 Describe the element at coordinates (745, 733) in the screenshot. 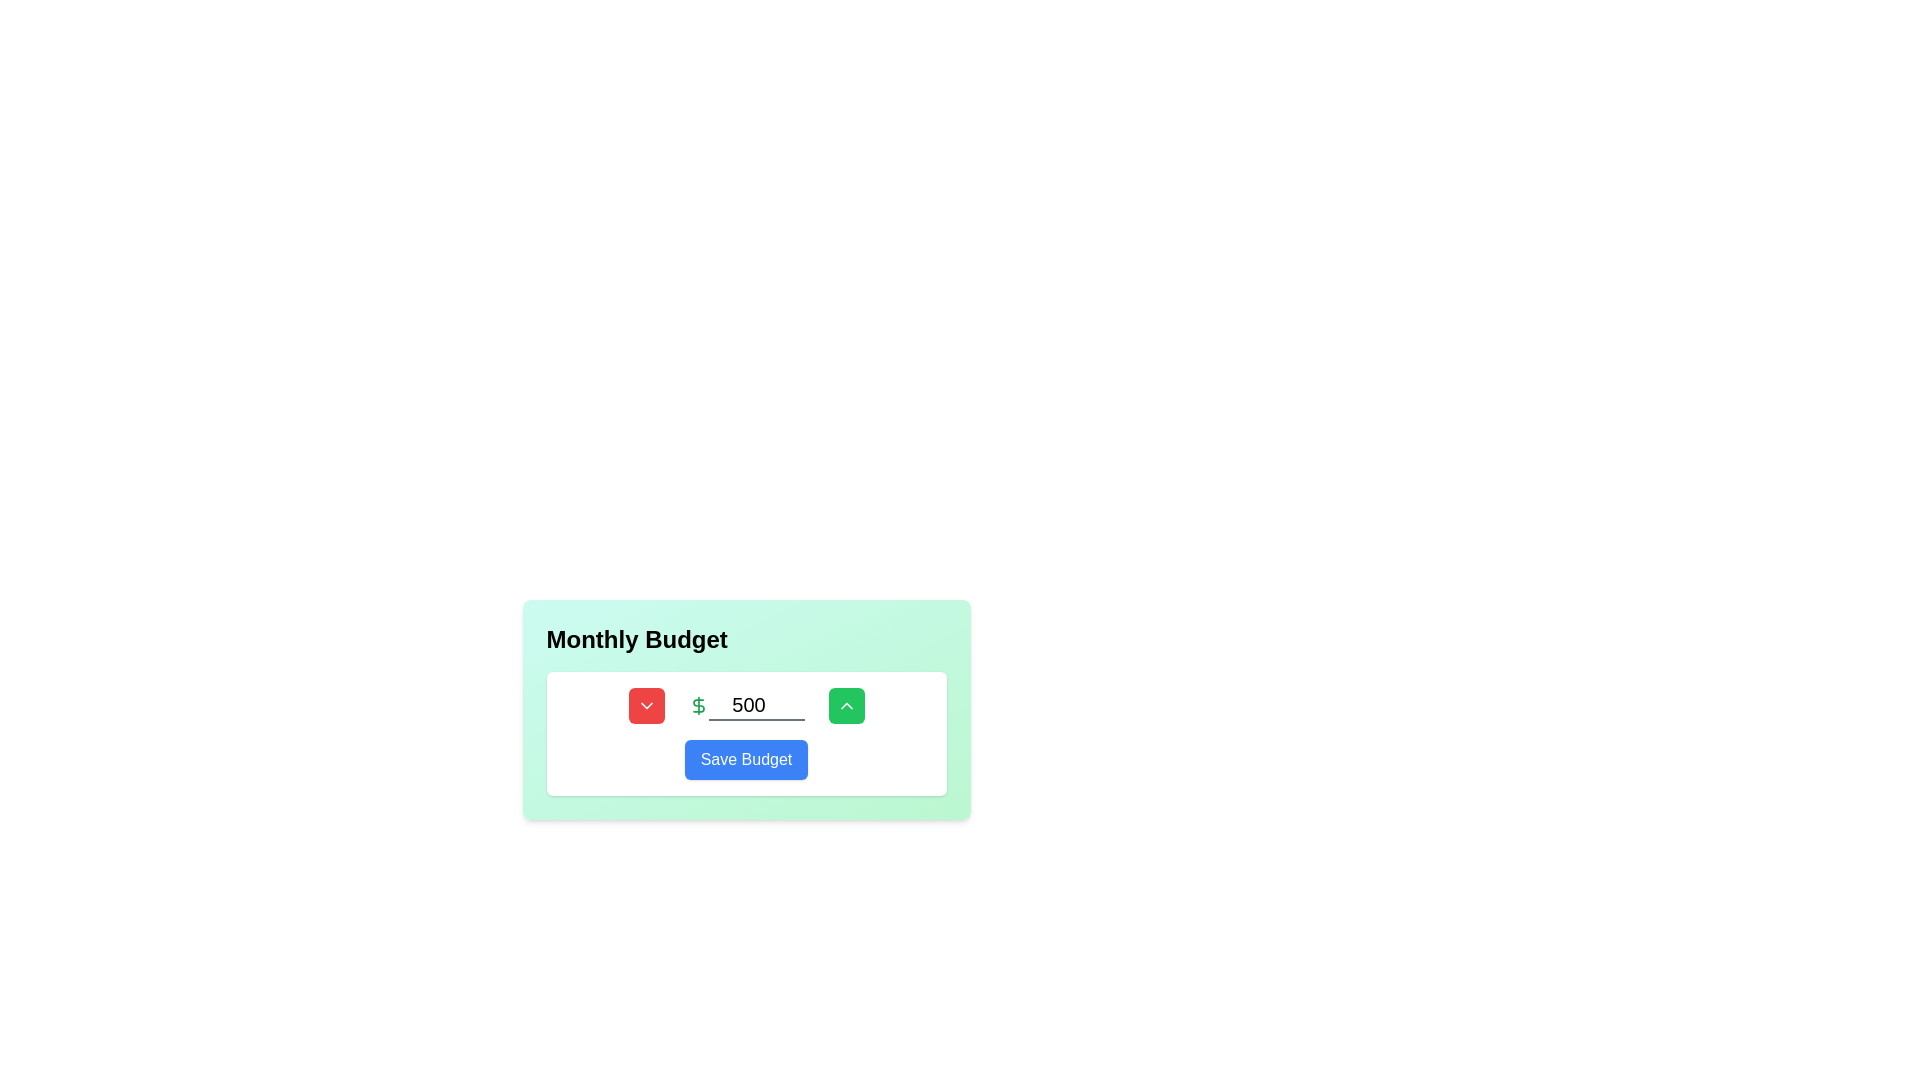

I see `the 'Save' button located within the 'Monthly Budget' card component` at that location.